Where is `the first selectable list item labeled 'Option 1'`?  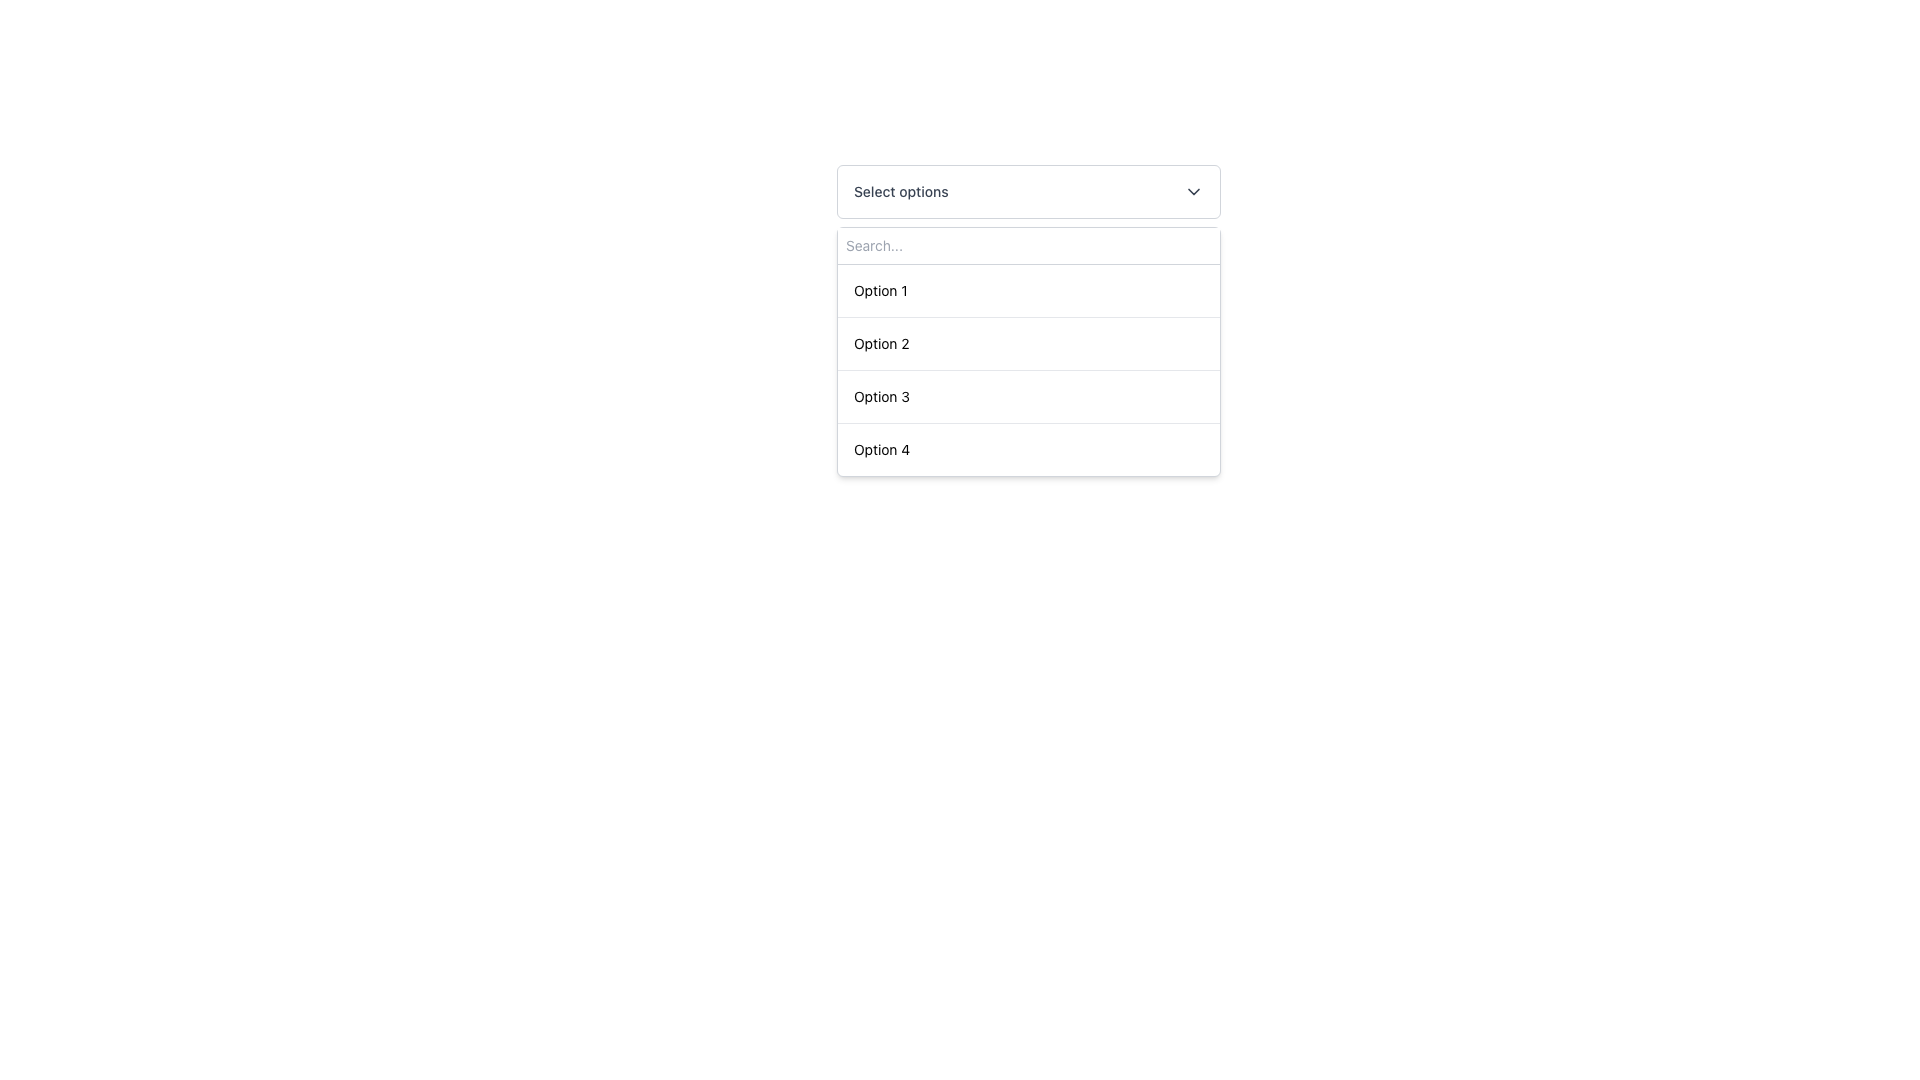
the first selectable list item labeled 'Option 1' is located at coordinates (1028, 290).